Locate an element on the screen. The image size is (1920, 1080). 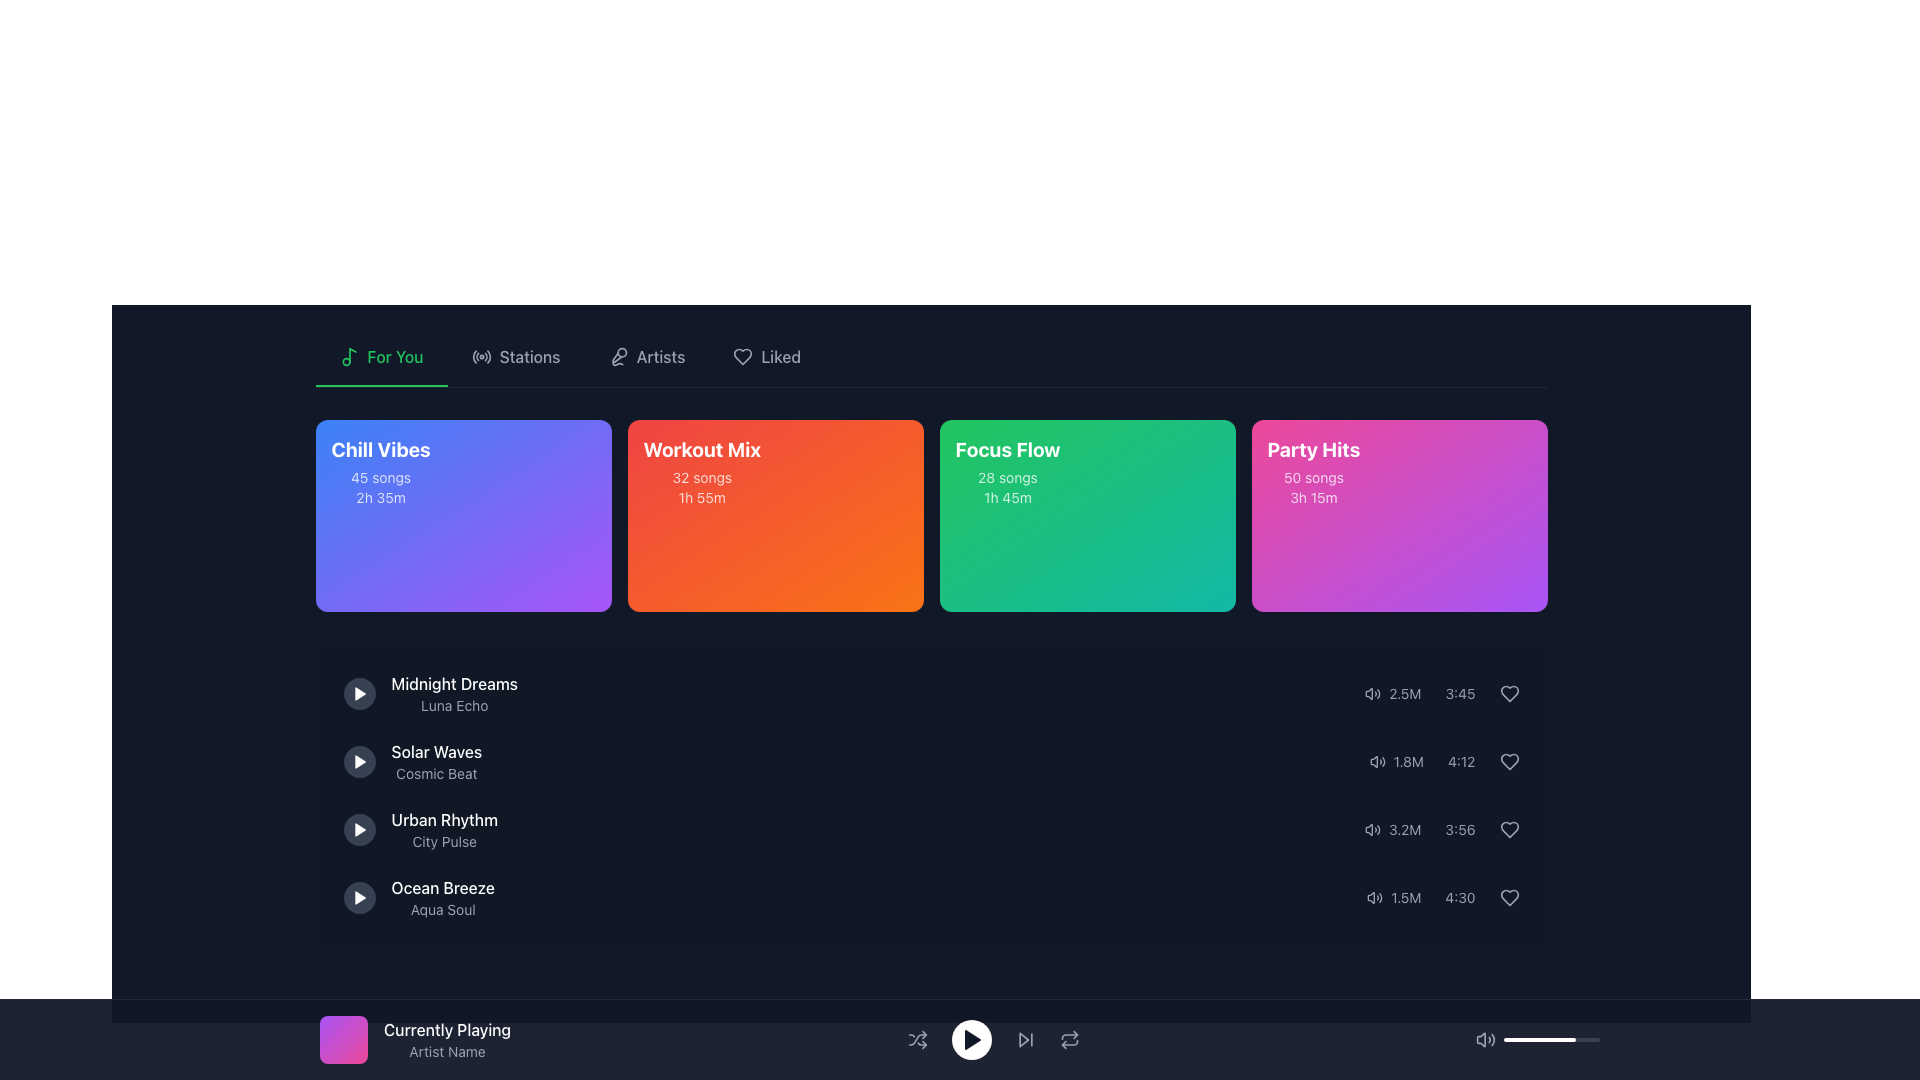
the slider is located at coordinates (1552, 1039).